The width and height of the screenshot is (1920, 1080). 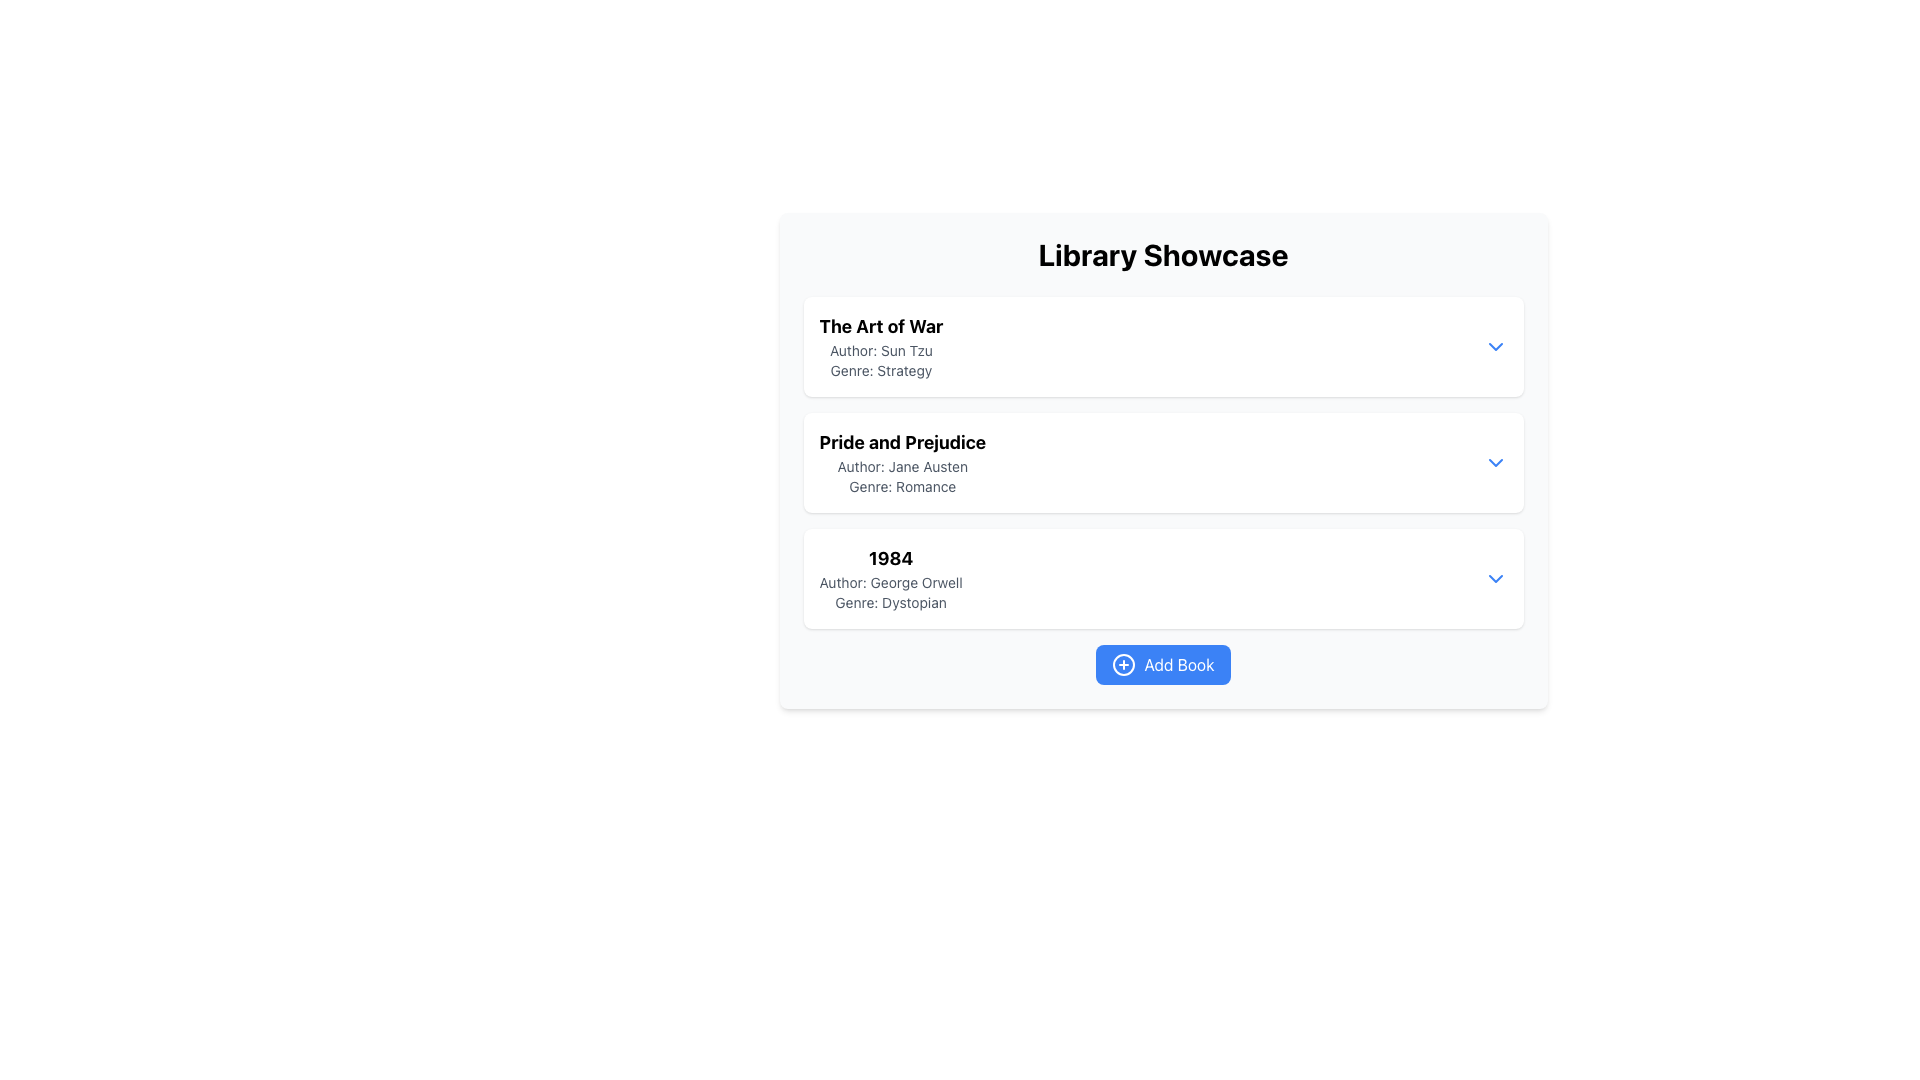 What do you see at coordinates (1124, 664) in the screenshot?
I see `the 'add' icon located within the blue rectangular 'Add Book' button, which is positioned to the left of the text` at bounding box center [1124, 664].